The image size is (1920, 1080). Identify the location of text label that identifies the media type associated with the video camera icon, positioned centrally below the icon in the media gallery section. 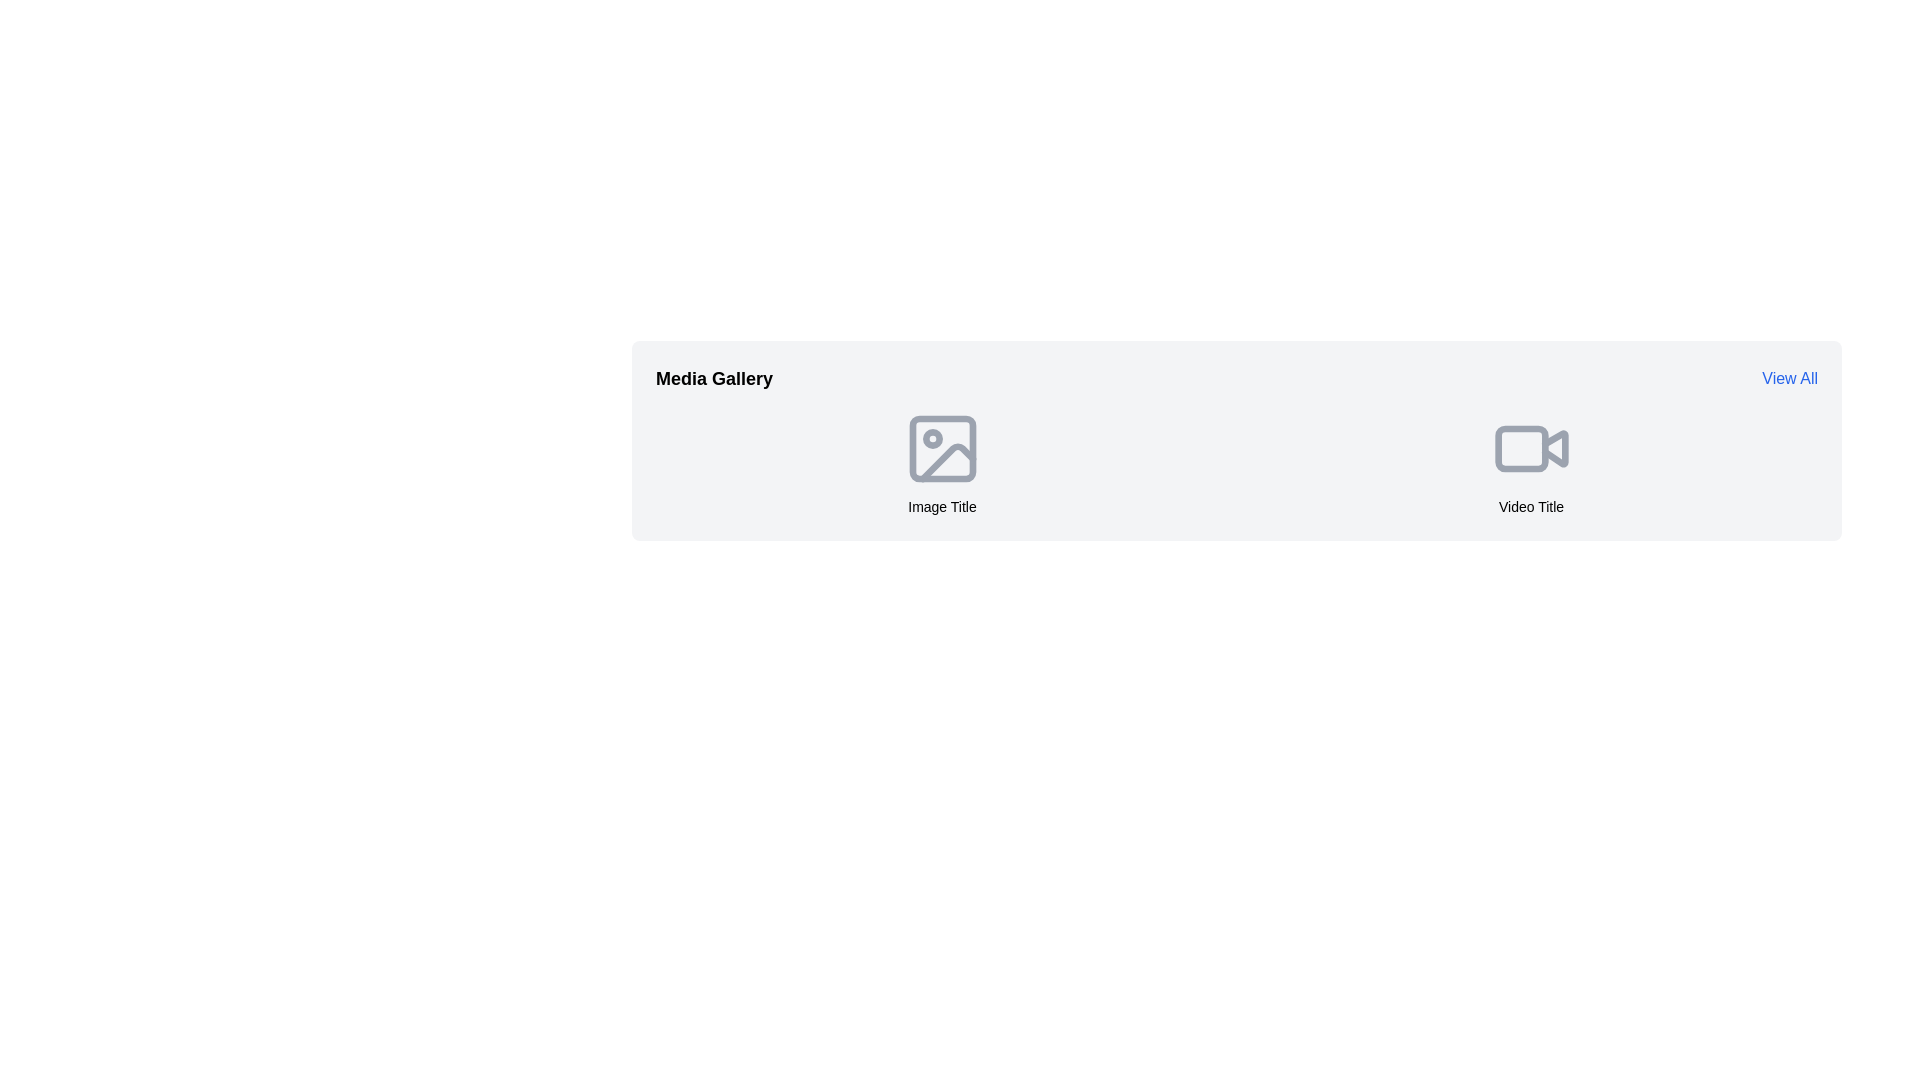
(1530, 505).